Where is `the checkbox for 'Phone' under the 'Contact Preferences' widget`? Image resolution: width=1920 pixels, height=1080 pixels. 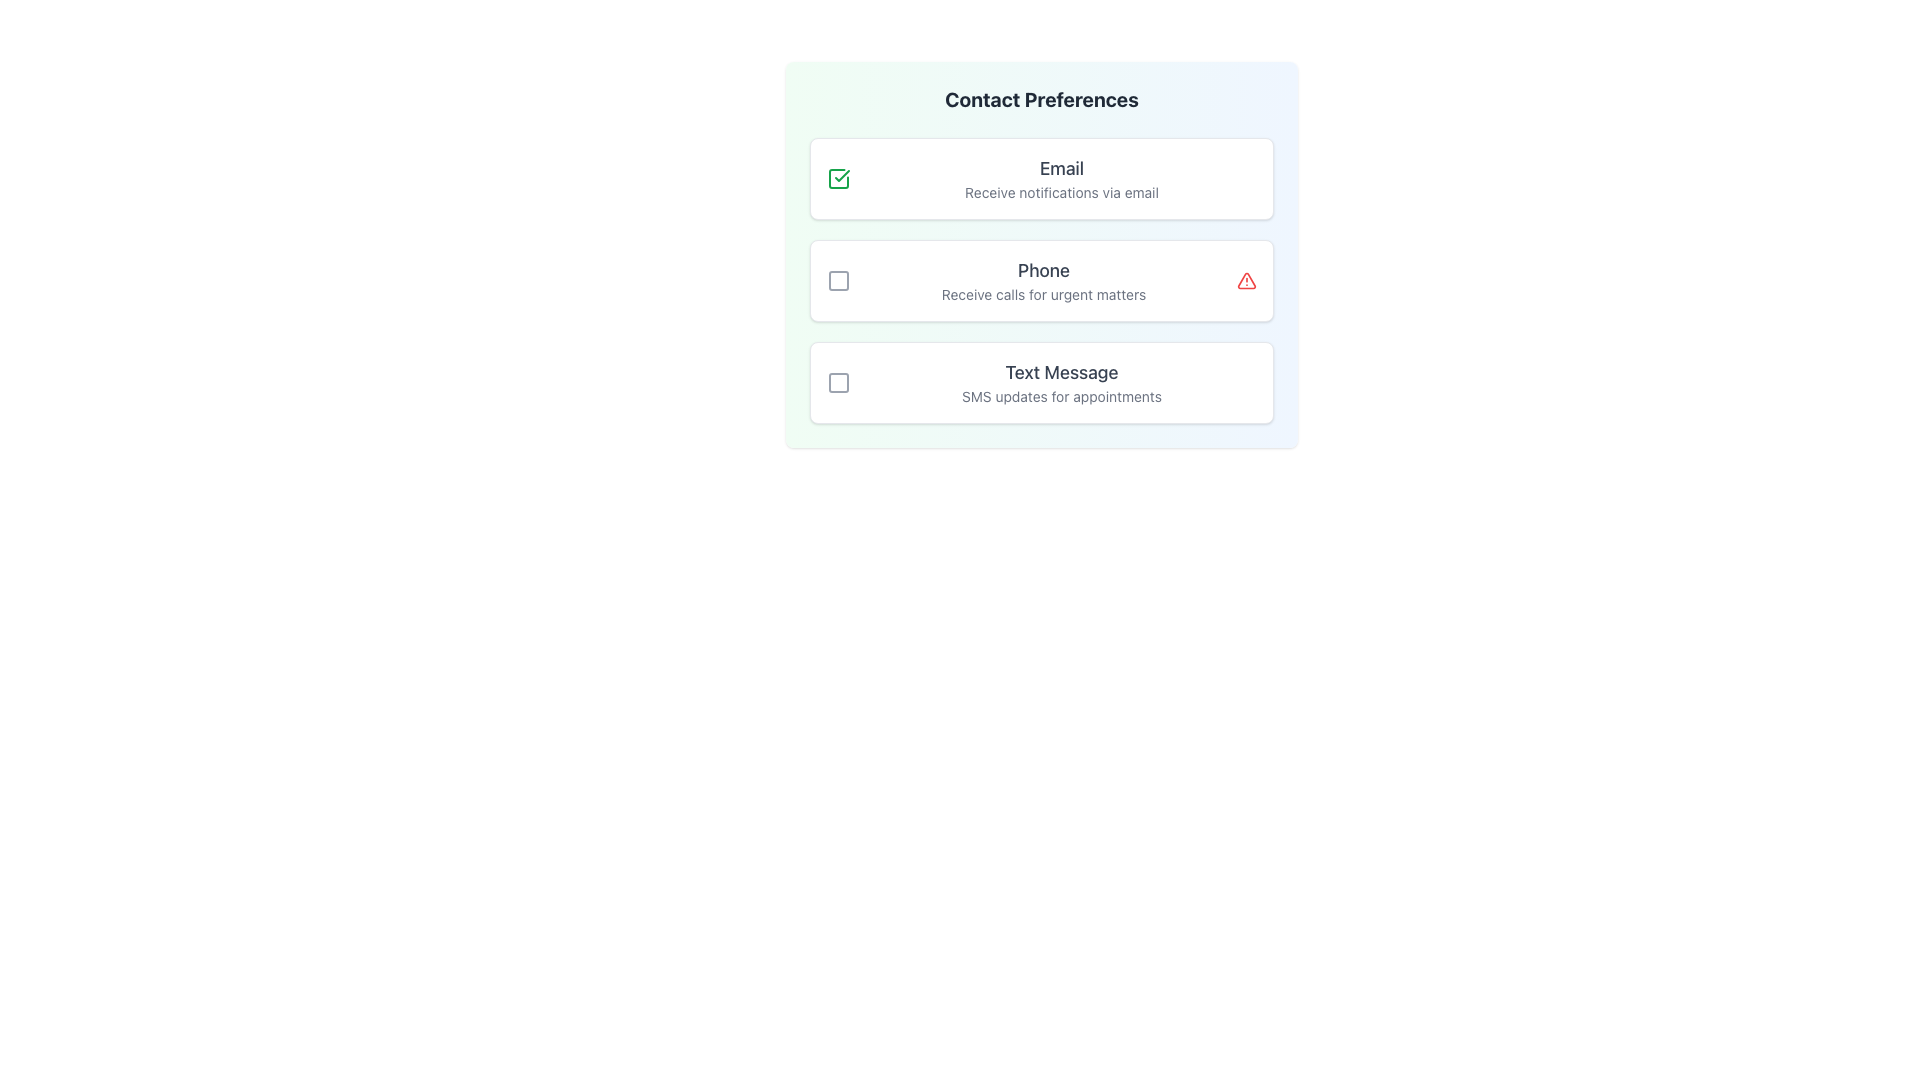 the checkbox for 'Phone' under the 'Contact Preferences' widget is located at coordinates (1040, 253).